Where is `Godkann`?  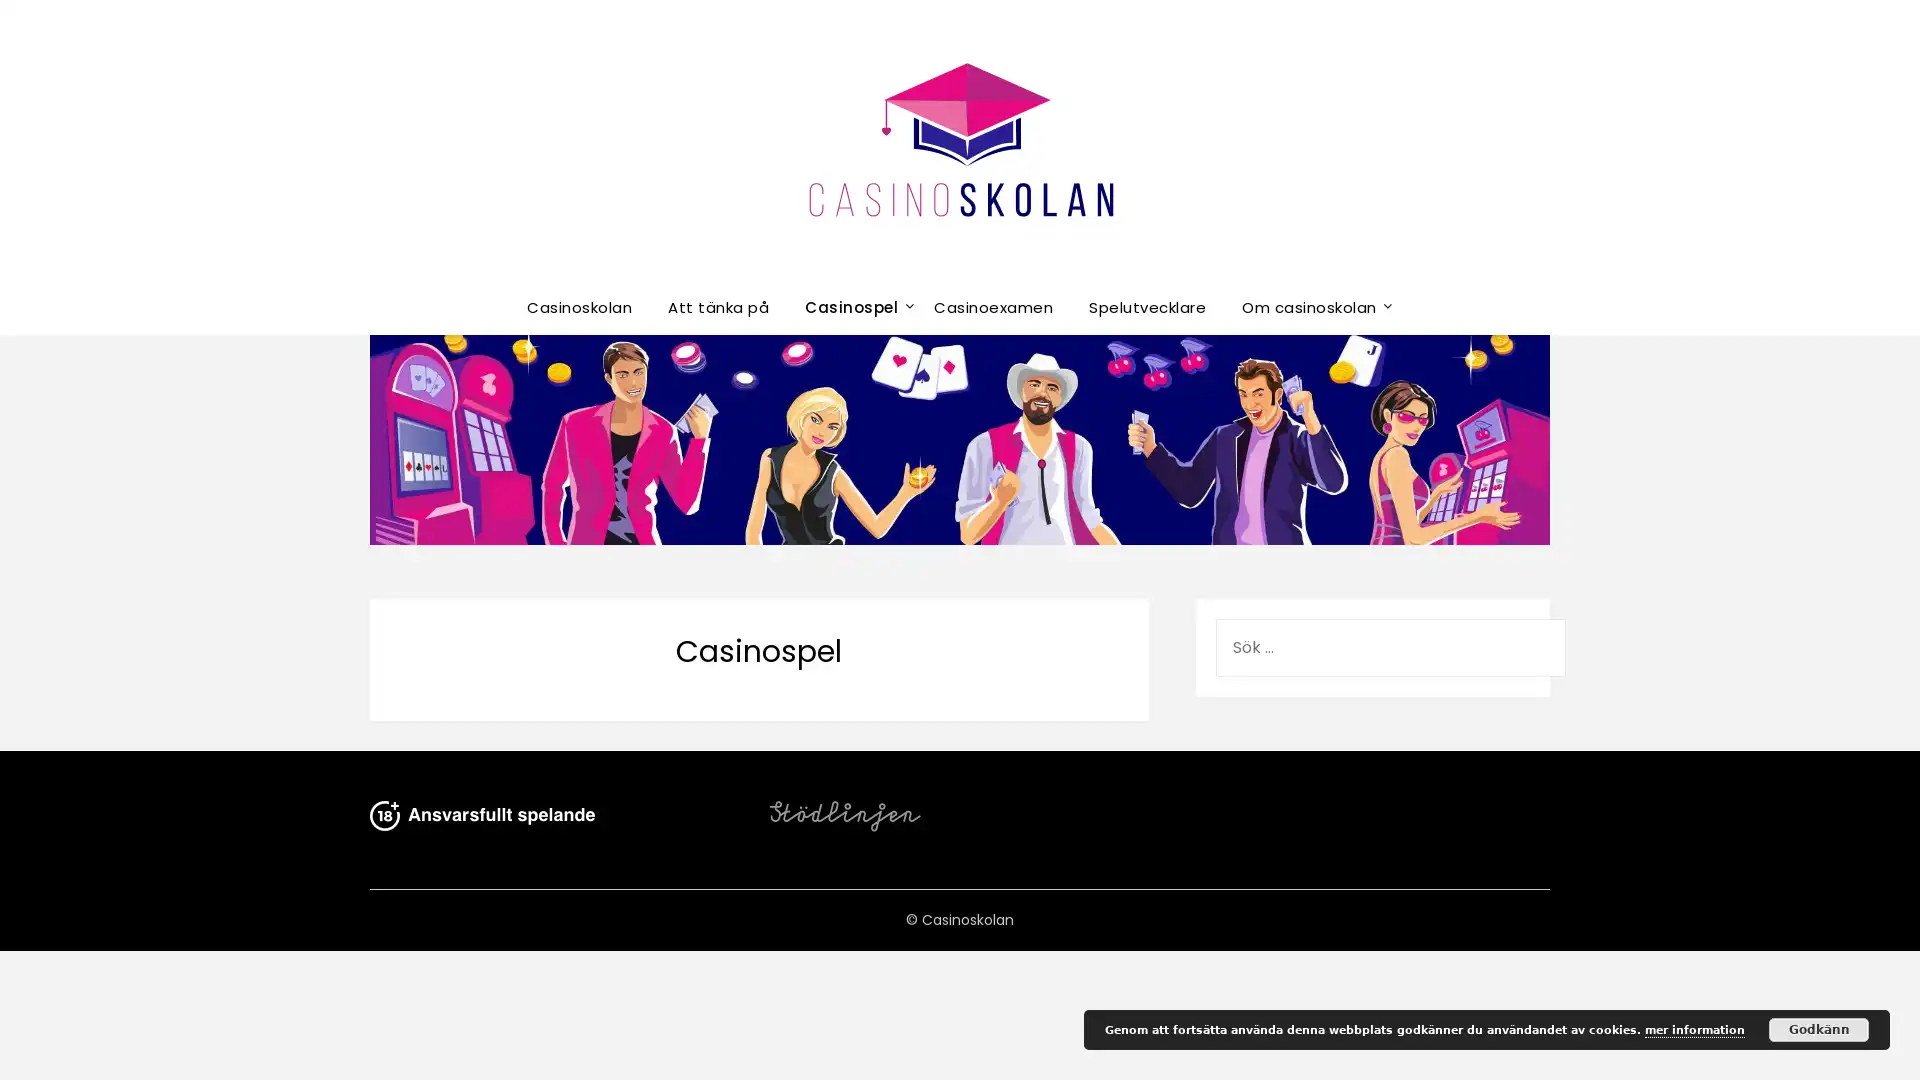
Godkann is located at coordinates (1819, 1029).